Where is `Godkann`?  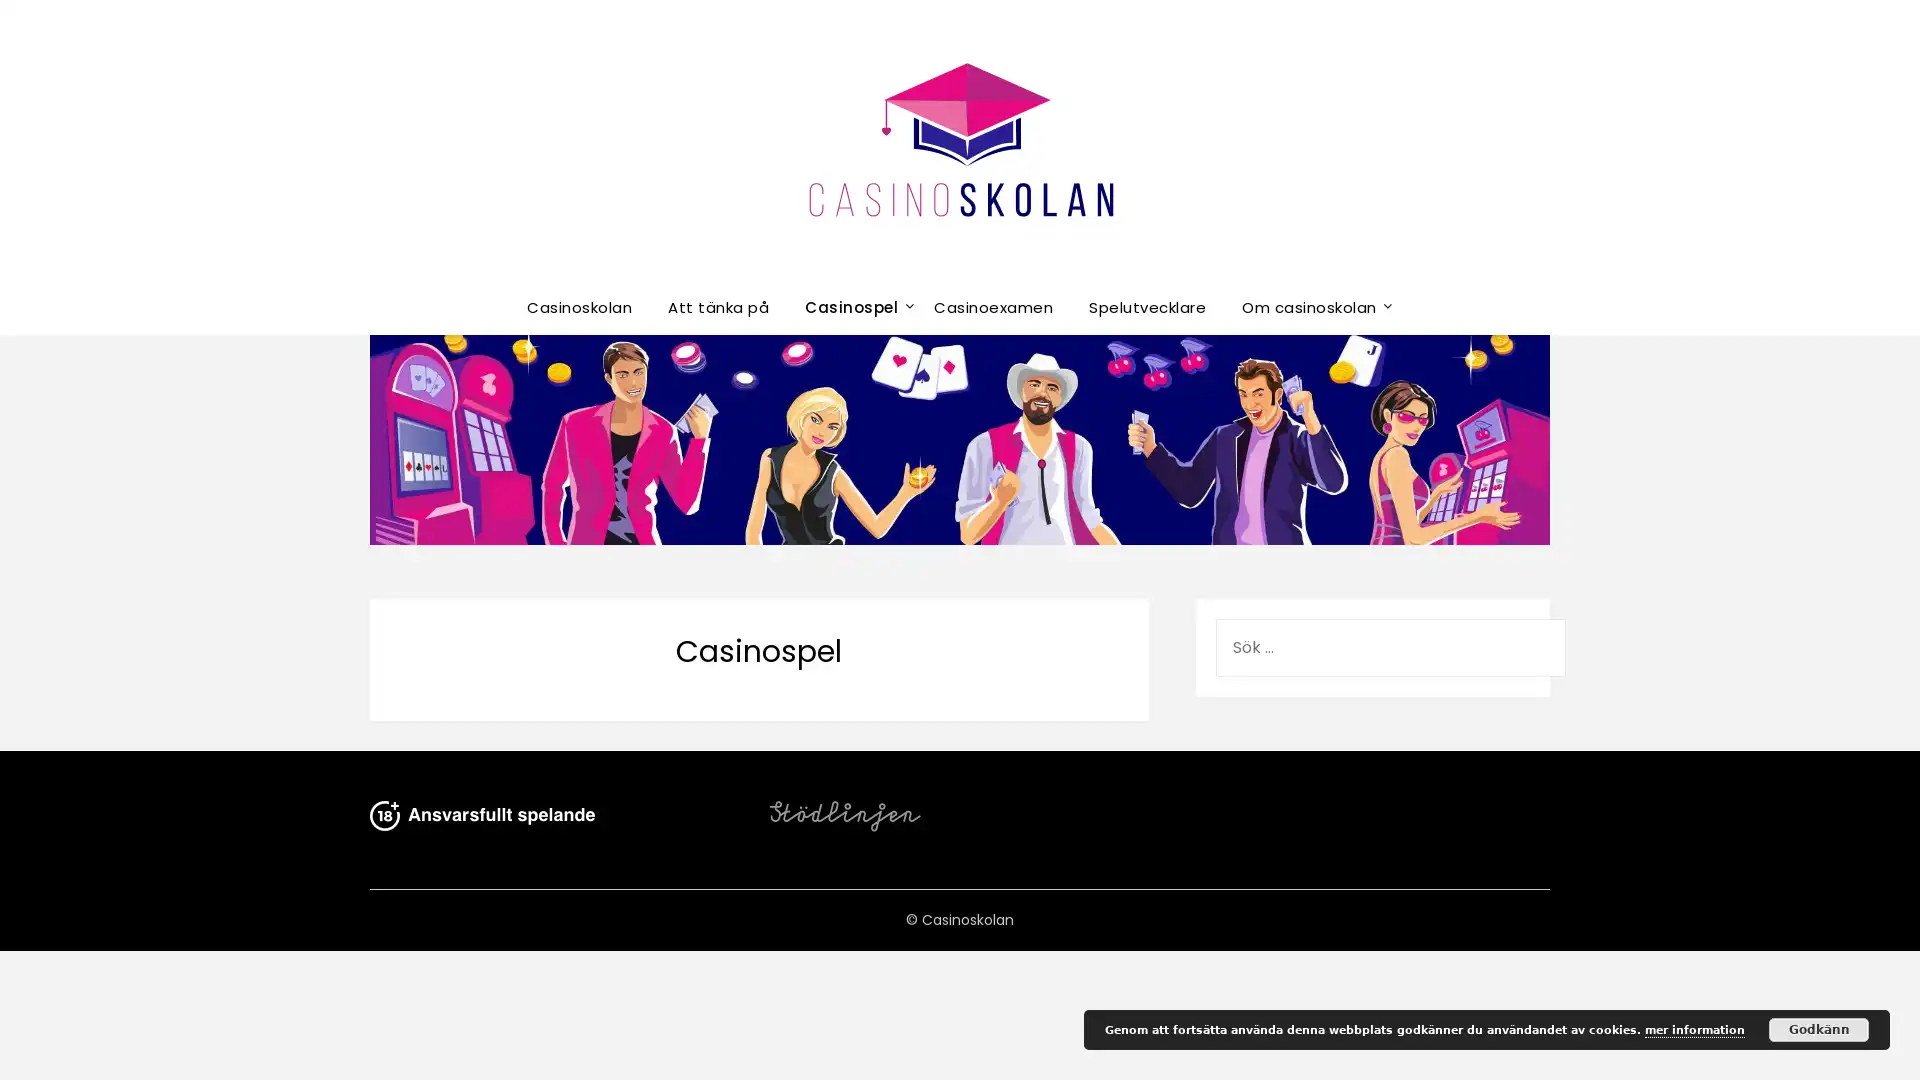
Godkann is located at coordinates (1819, 1029).